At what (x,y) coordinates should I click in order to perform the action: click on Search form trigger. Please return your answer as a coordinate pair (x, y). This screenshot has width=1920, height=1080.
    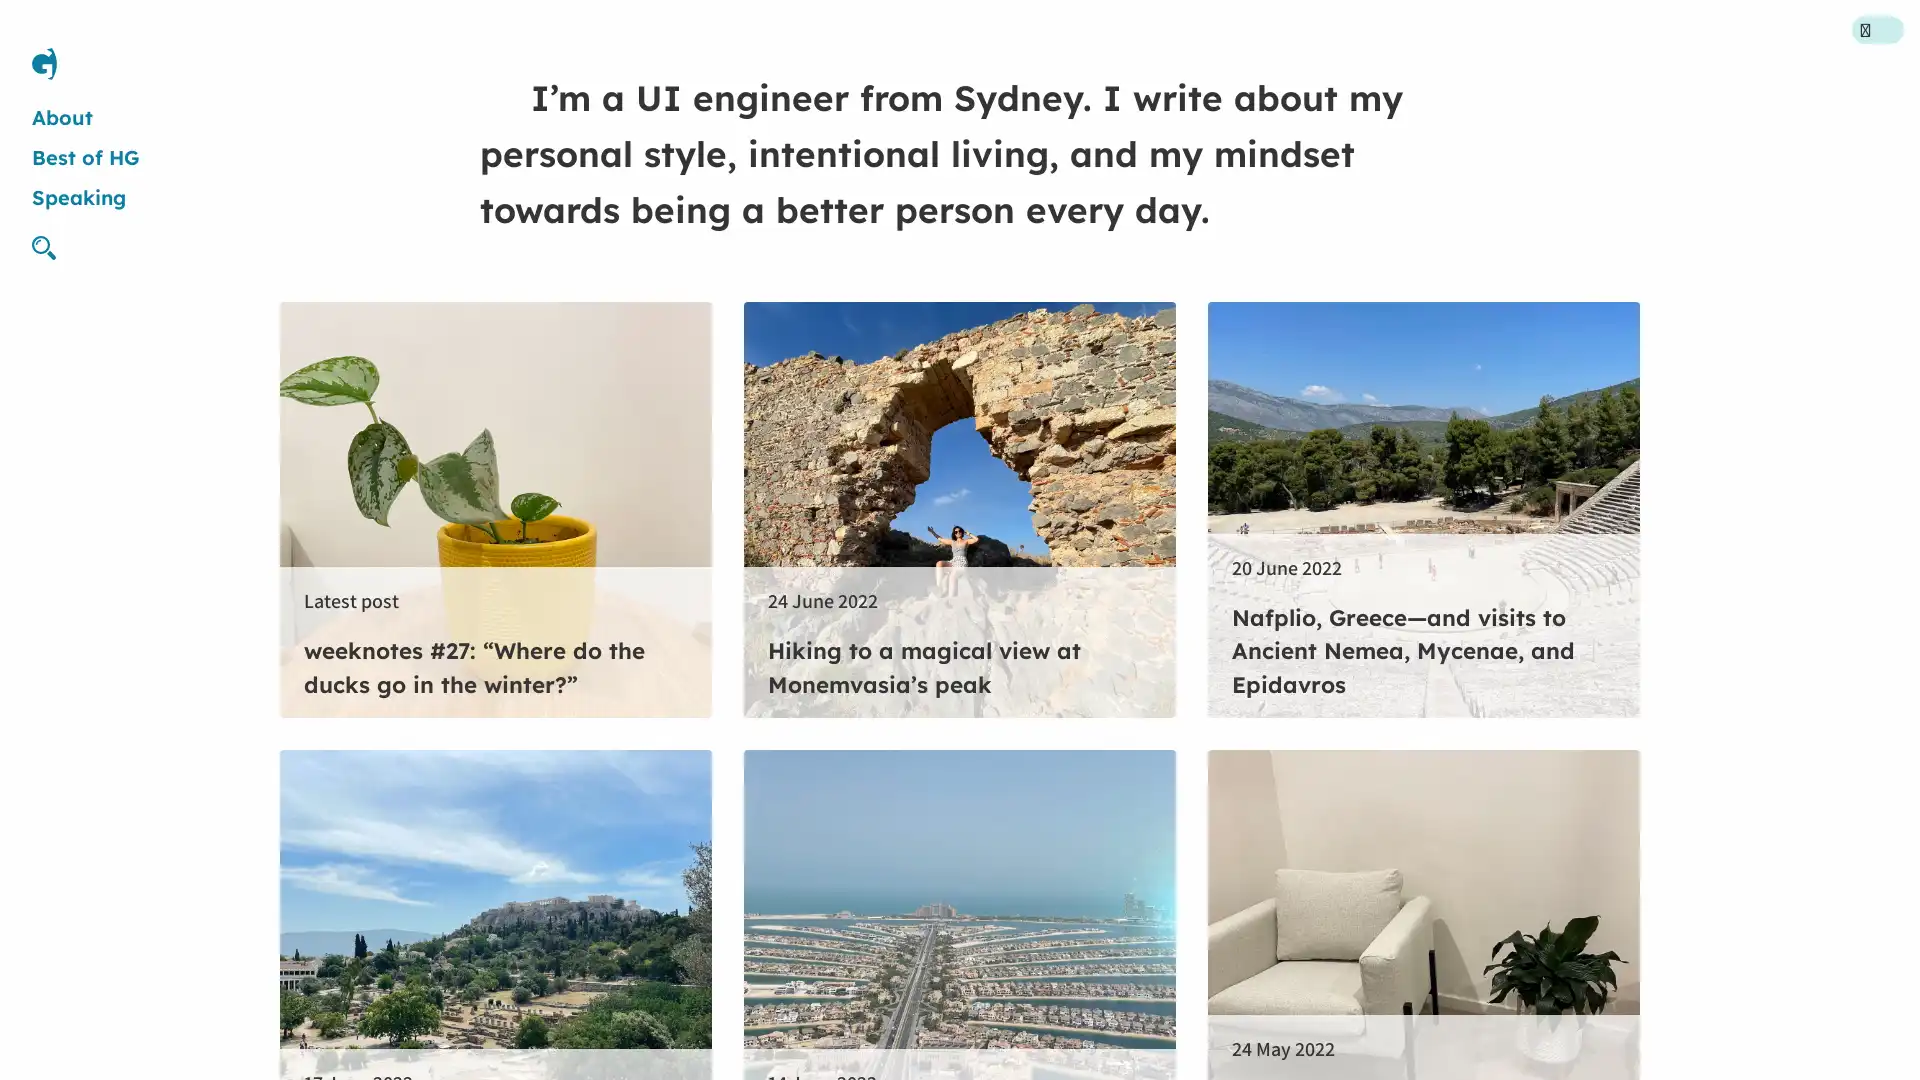
    Looking at the image, I should click on (52, 246).